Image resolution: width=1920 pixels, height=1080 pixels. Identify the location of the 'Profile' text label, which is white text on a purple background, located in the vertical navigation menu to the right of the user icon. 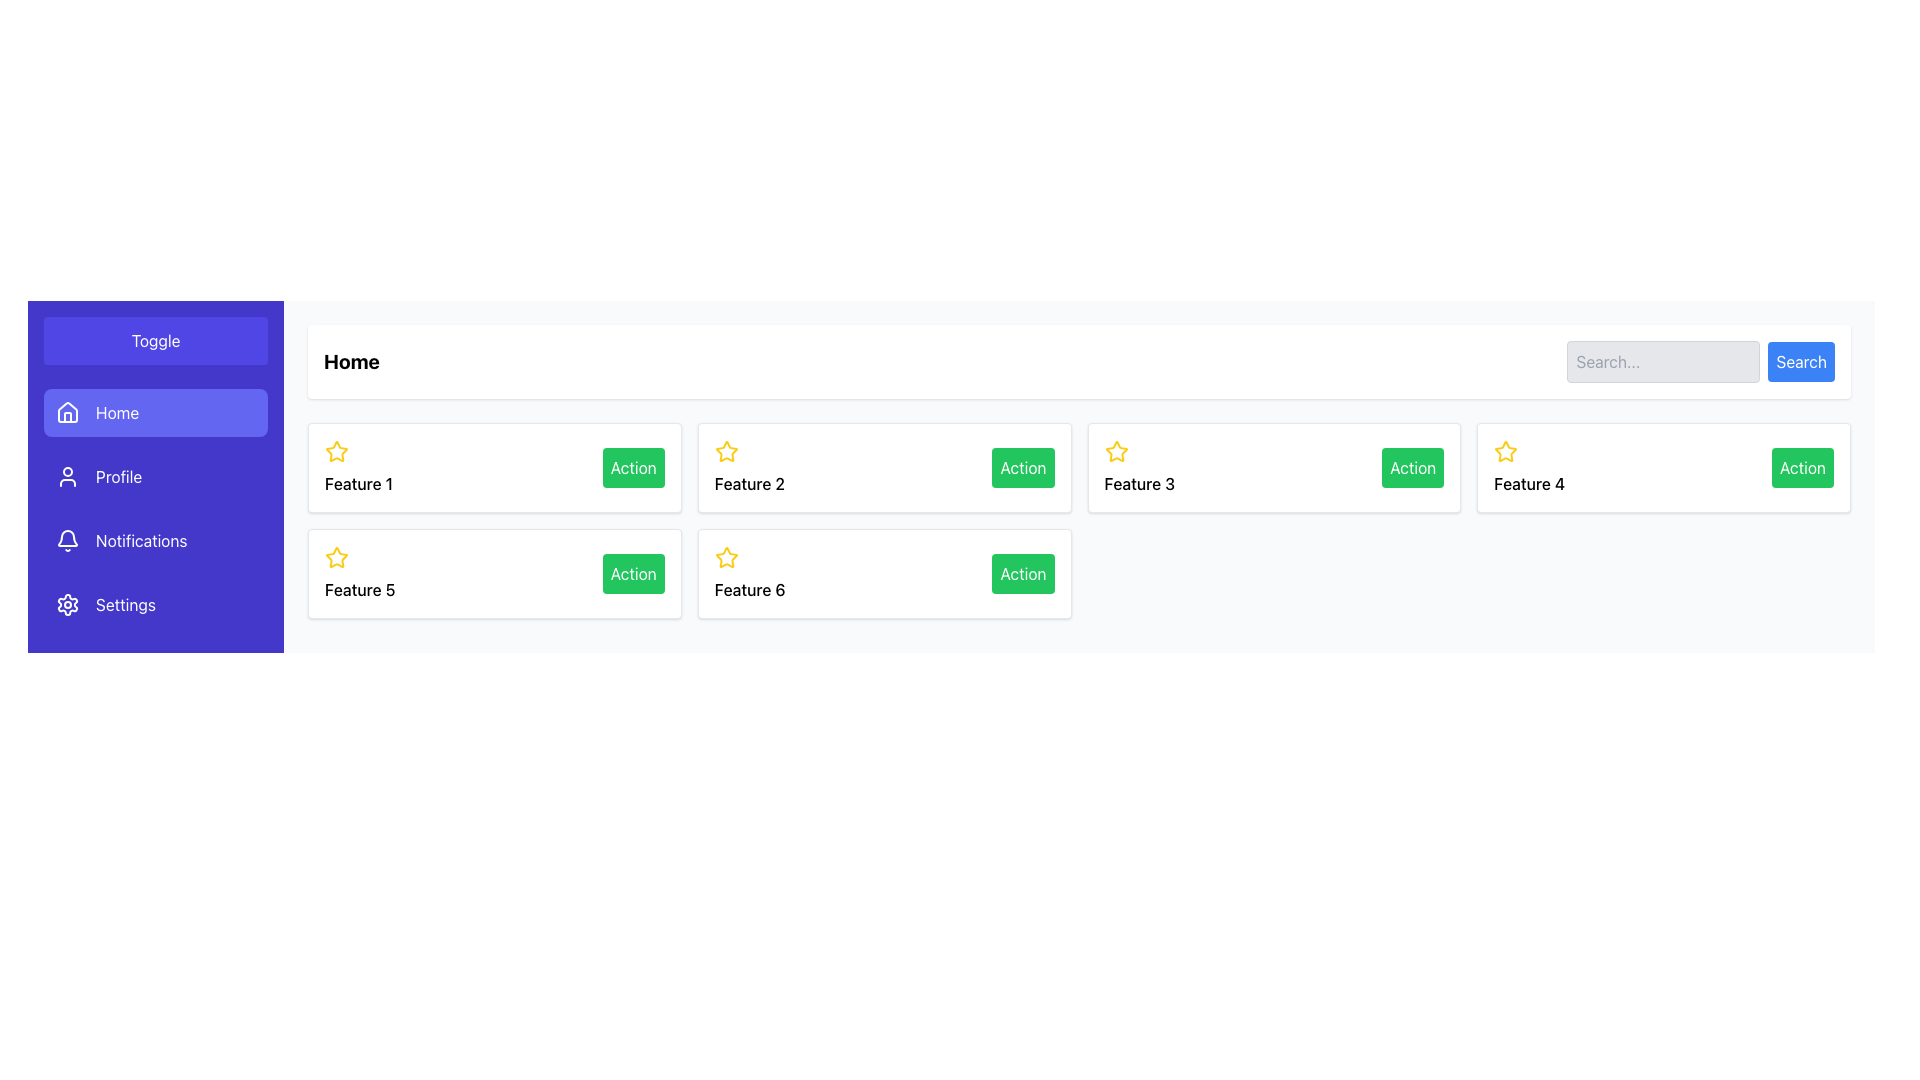
(118, 477).